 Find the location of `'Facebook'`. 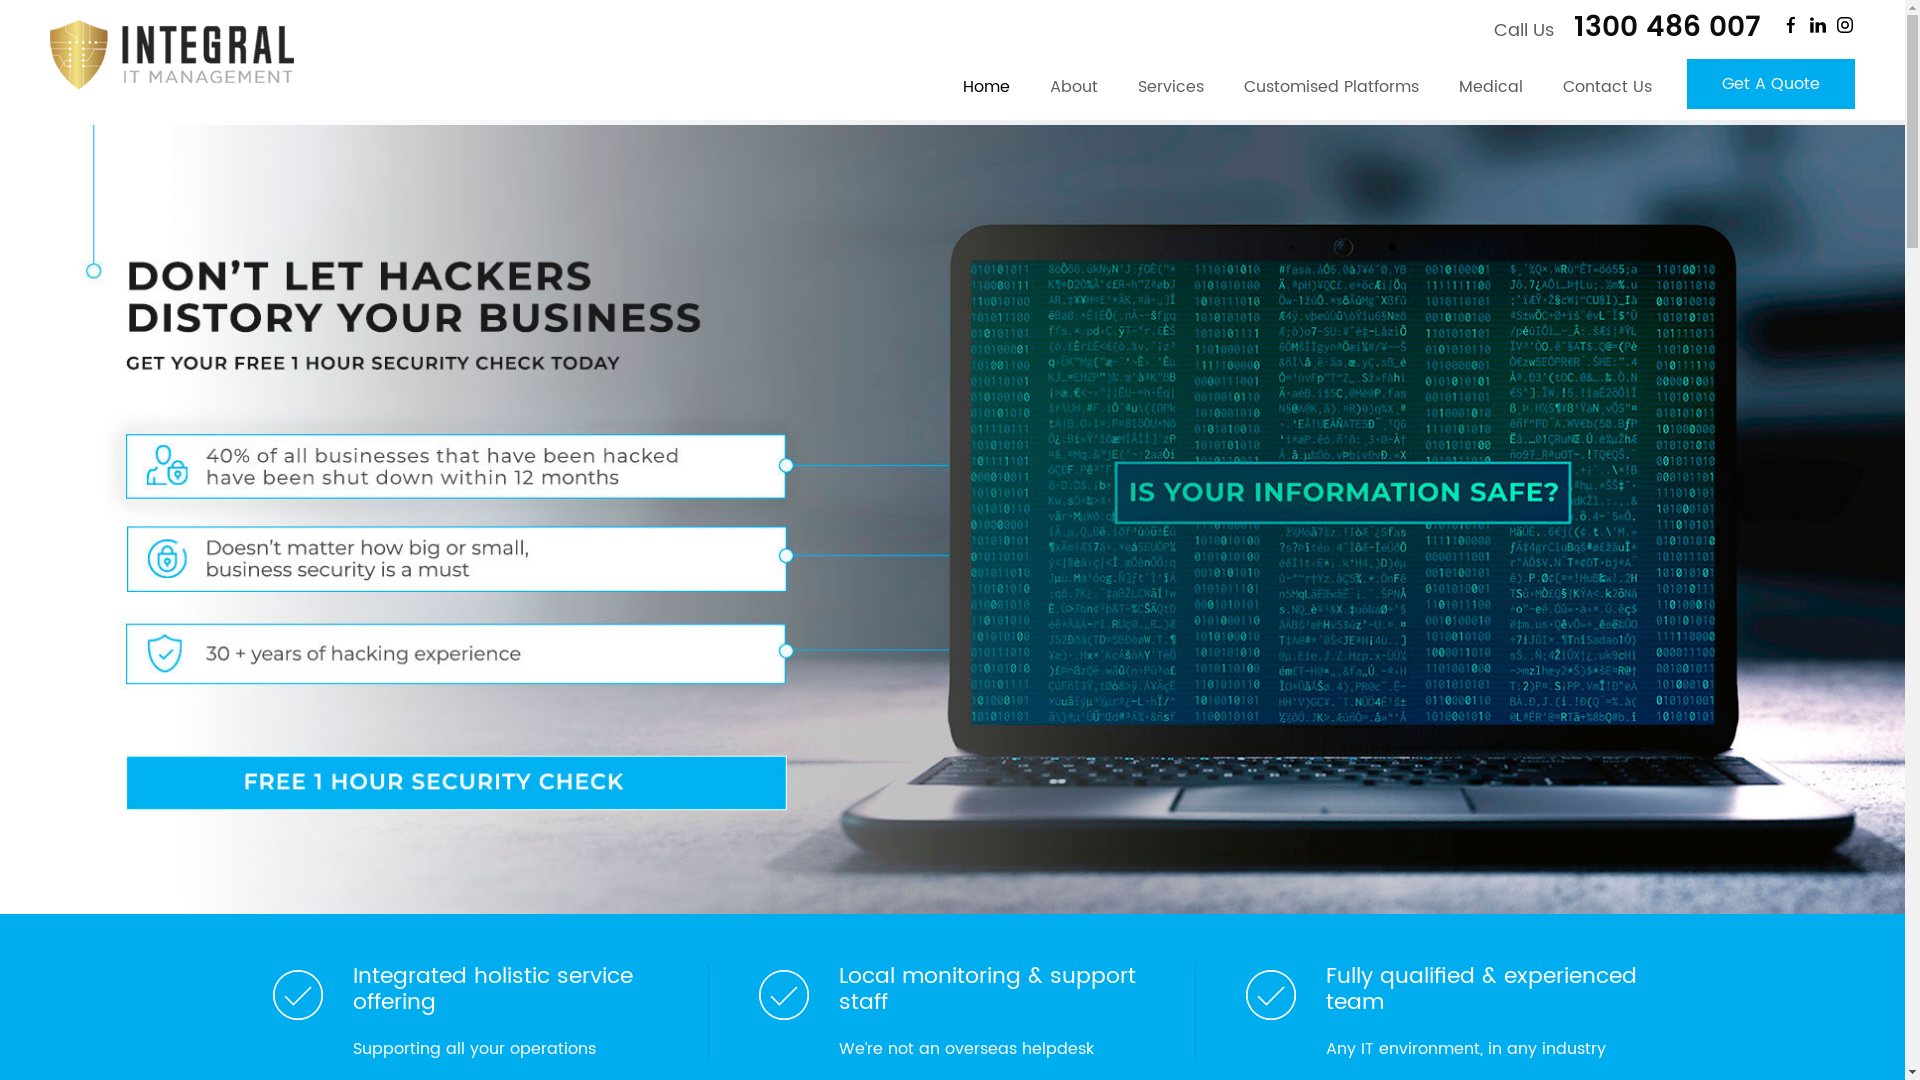

'Facebook' is located at coordinates (1790, 24).